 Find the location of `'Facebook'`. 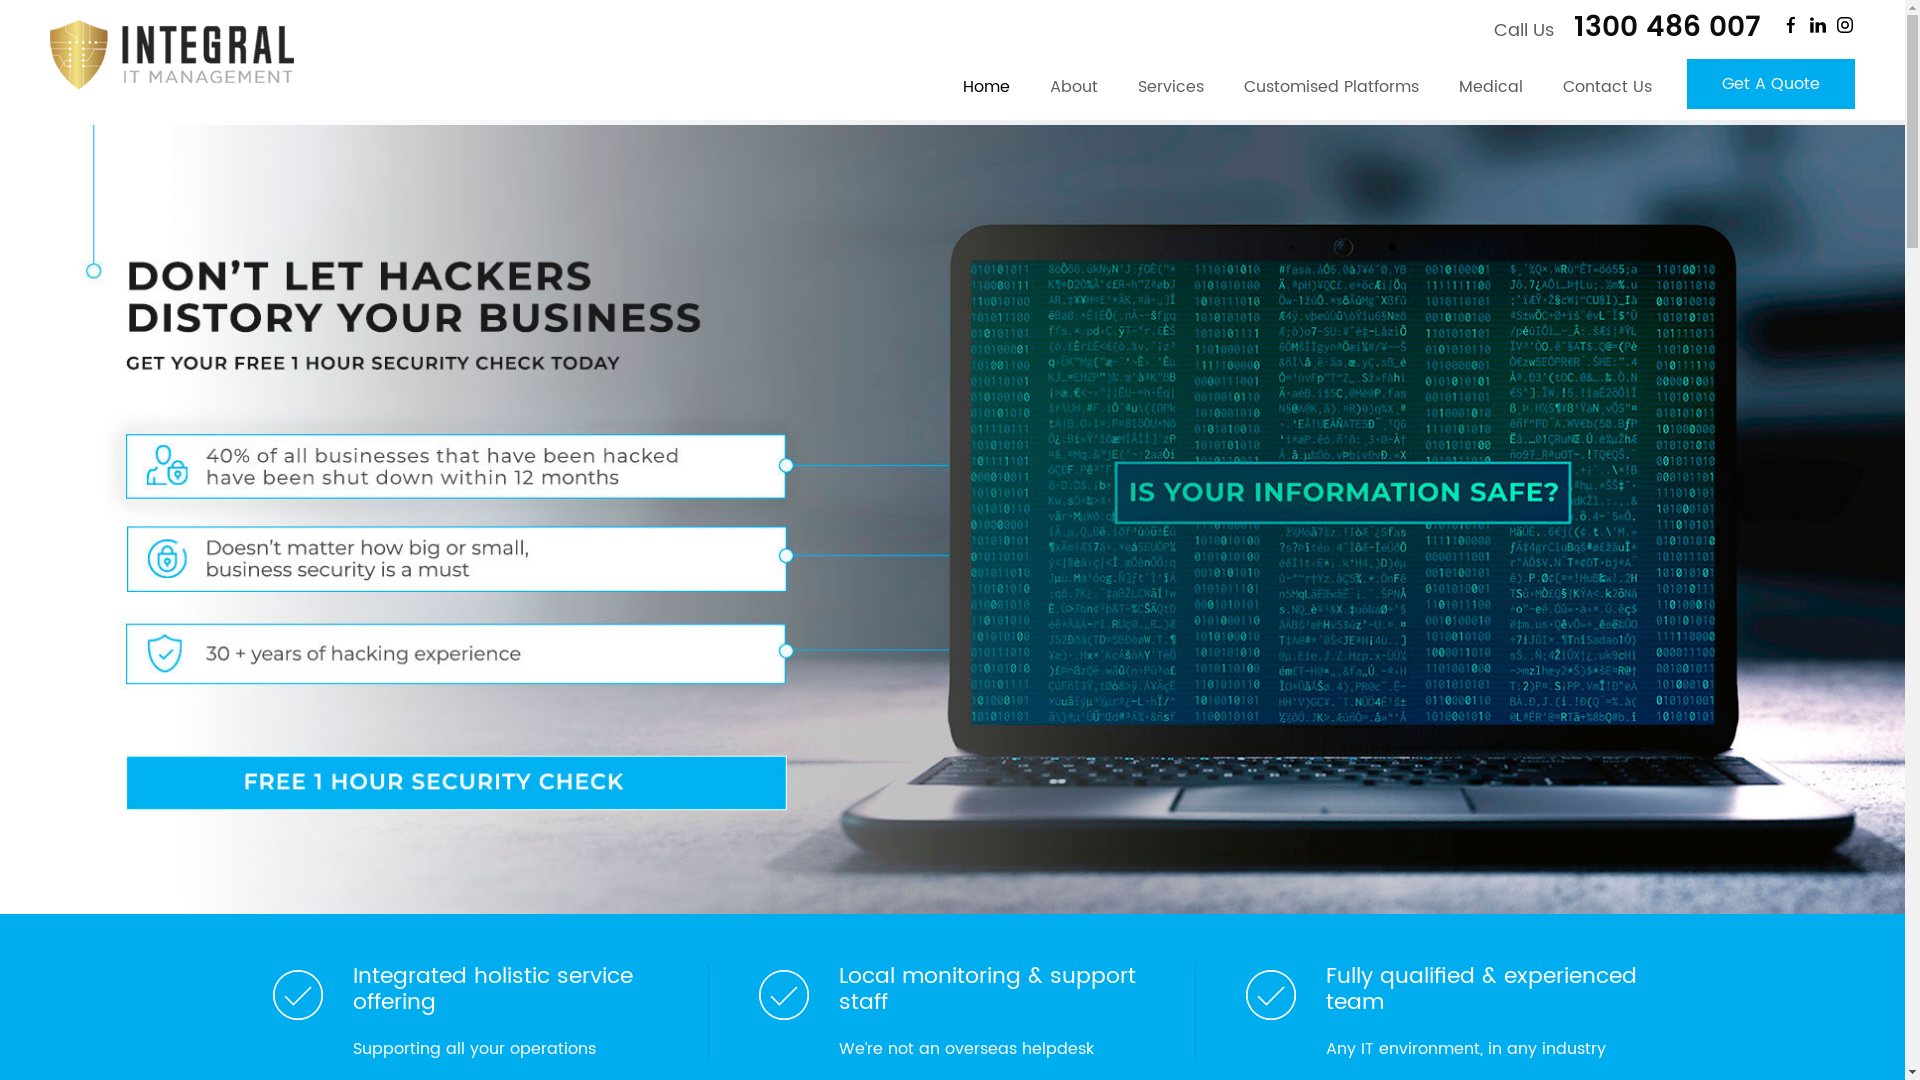

'Facebook' is located at coordinates (1790, 24).